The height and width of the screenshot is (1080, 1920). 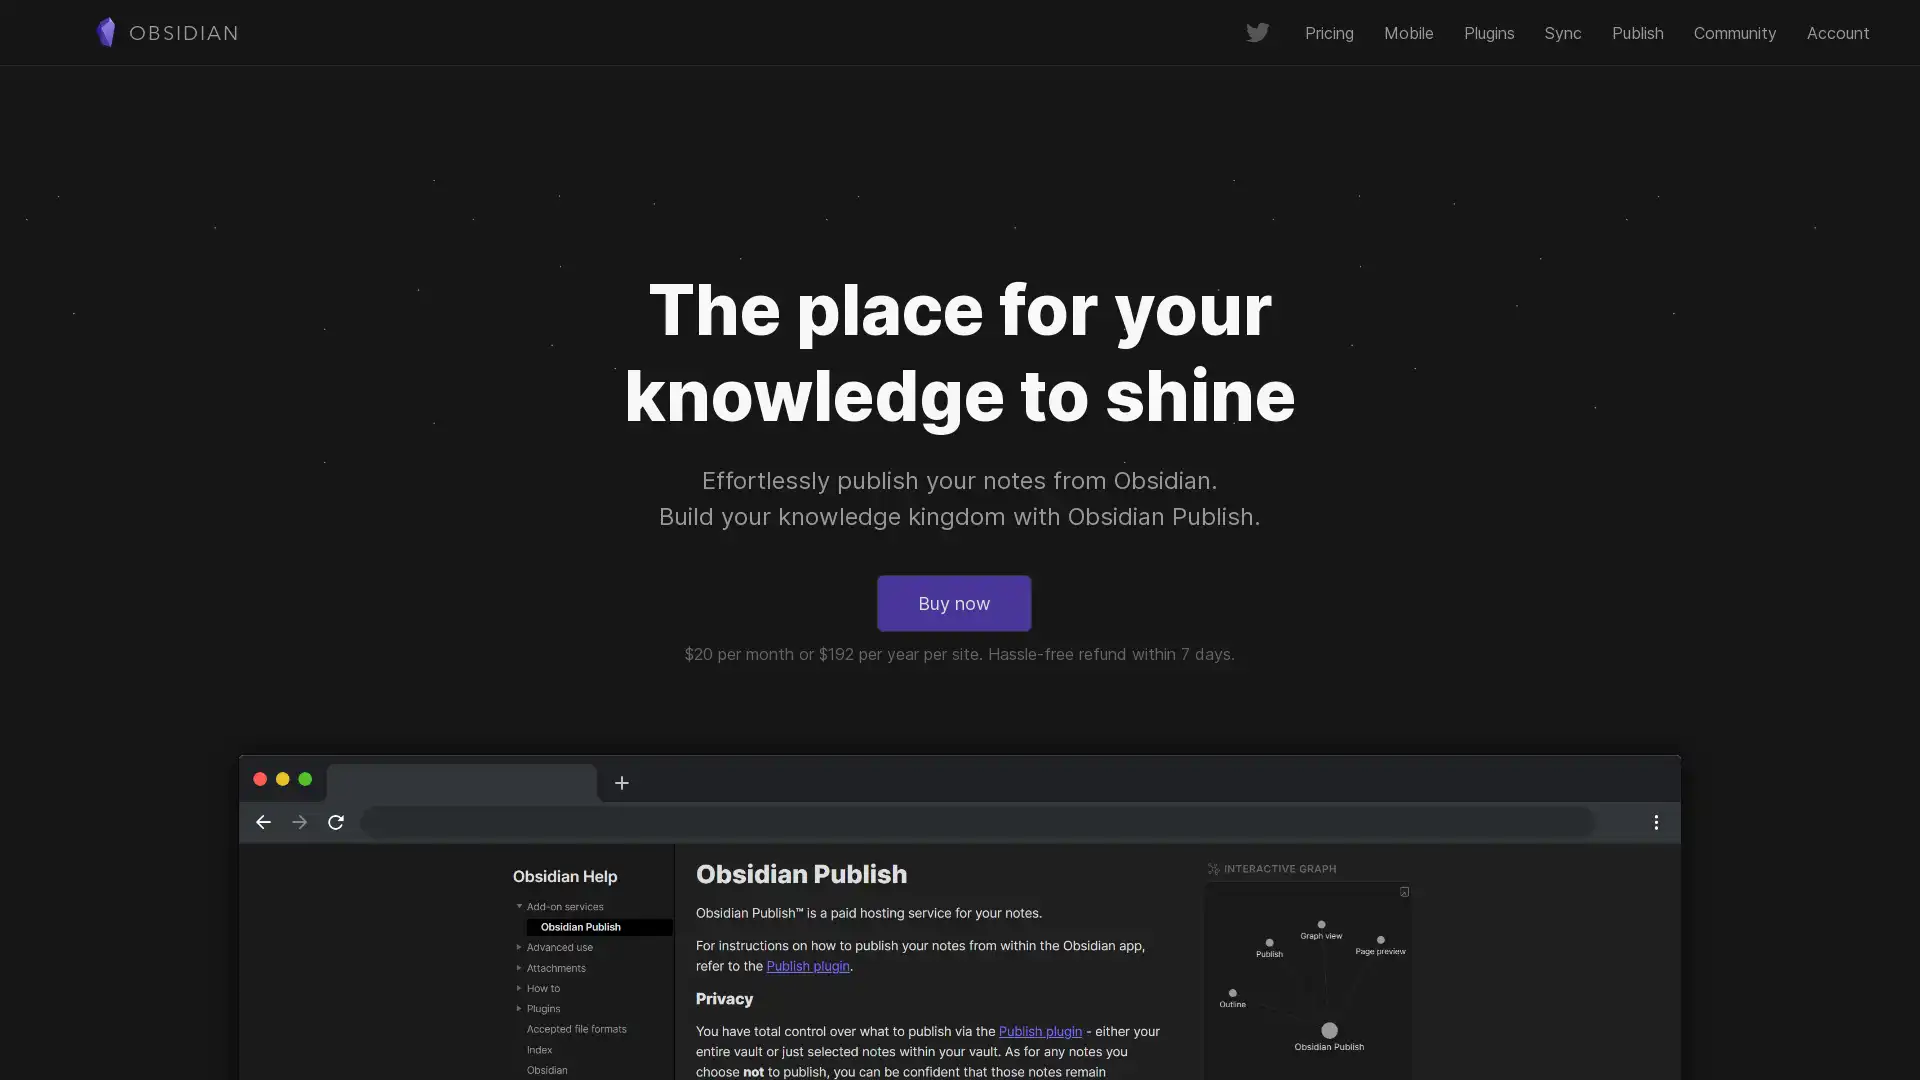 I want to click on Buy now, so click(x=952, y=601).